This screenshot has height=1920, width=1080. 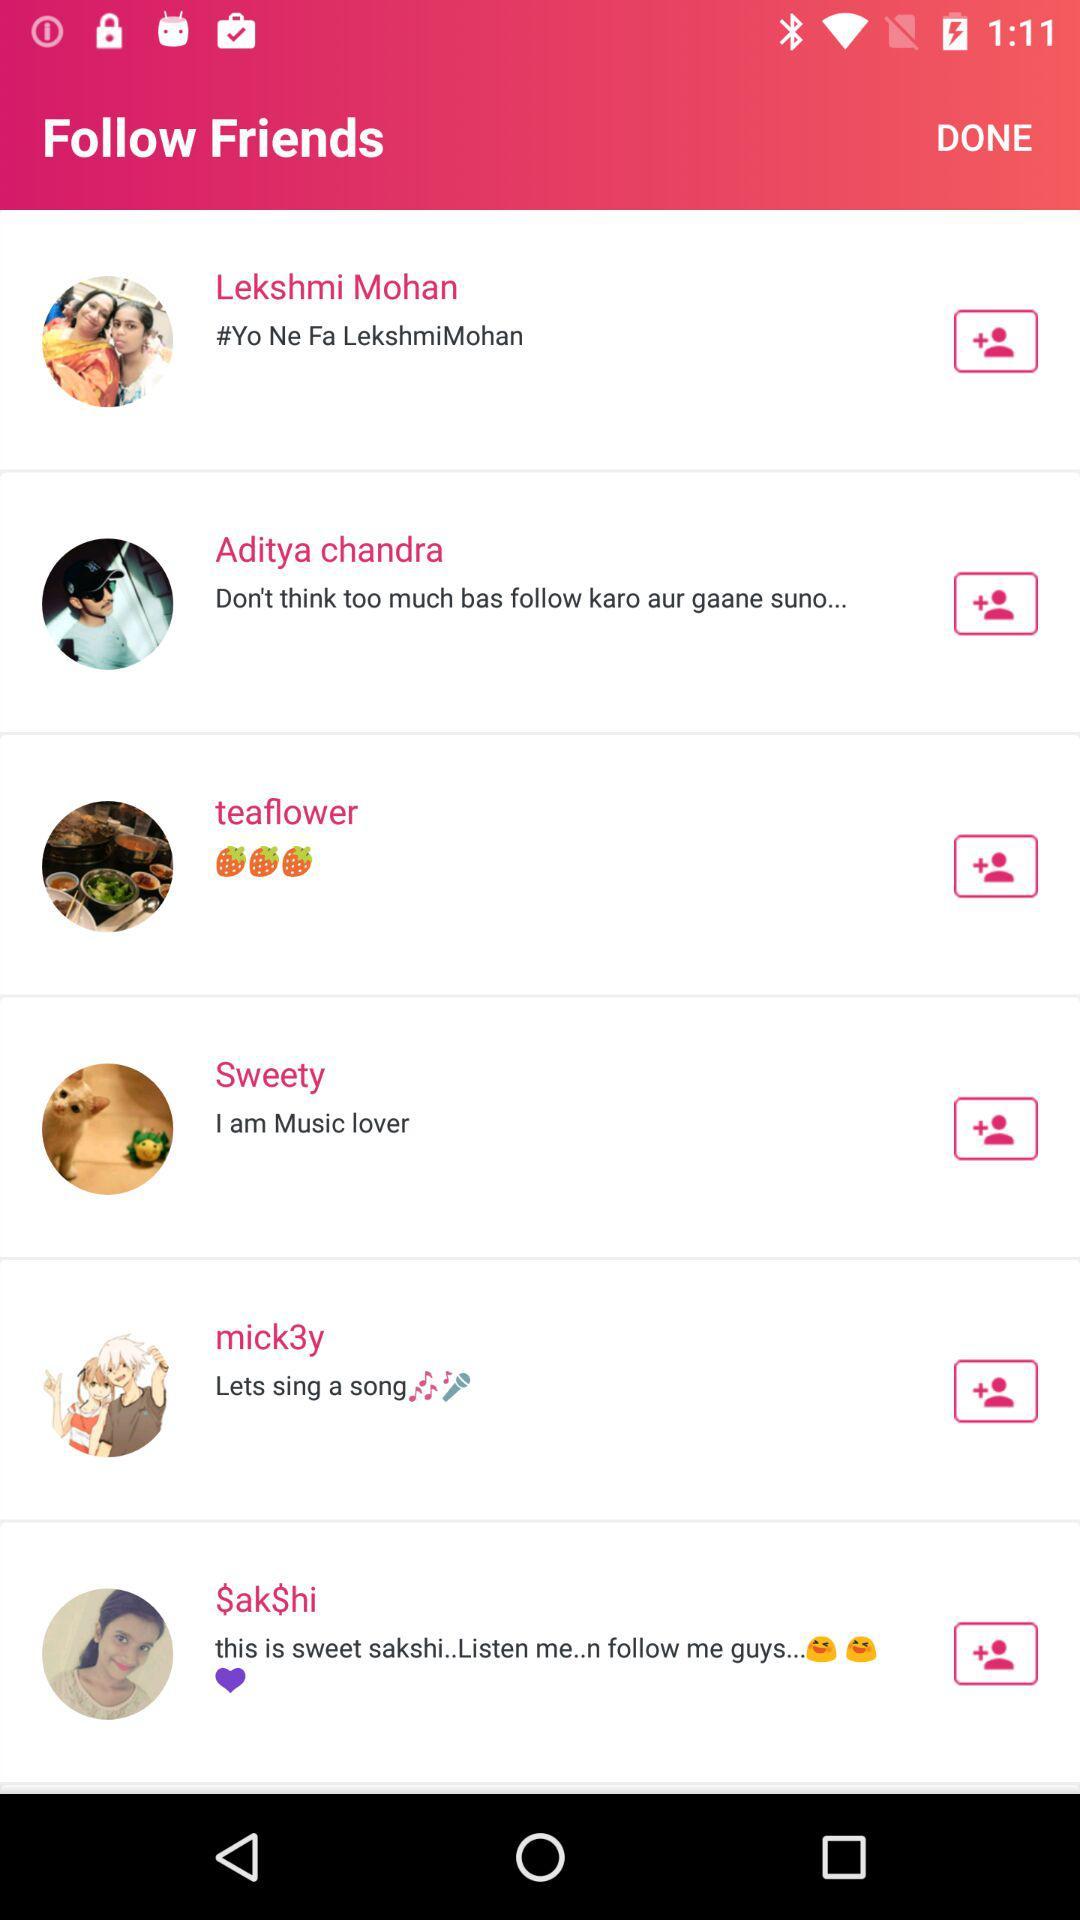 I want to click on friend, so click(x=995, y=866).